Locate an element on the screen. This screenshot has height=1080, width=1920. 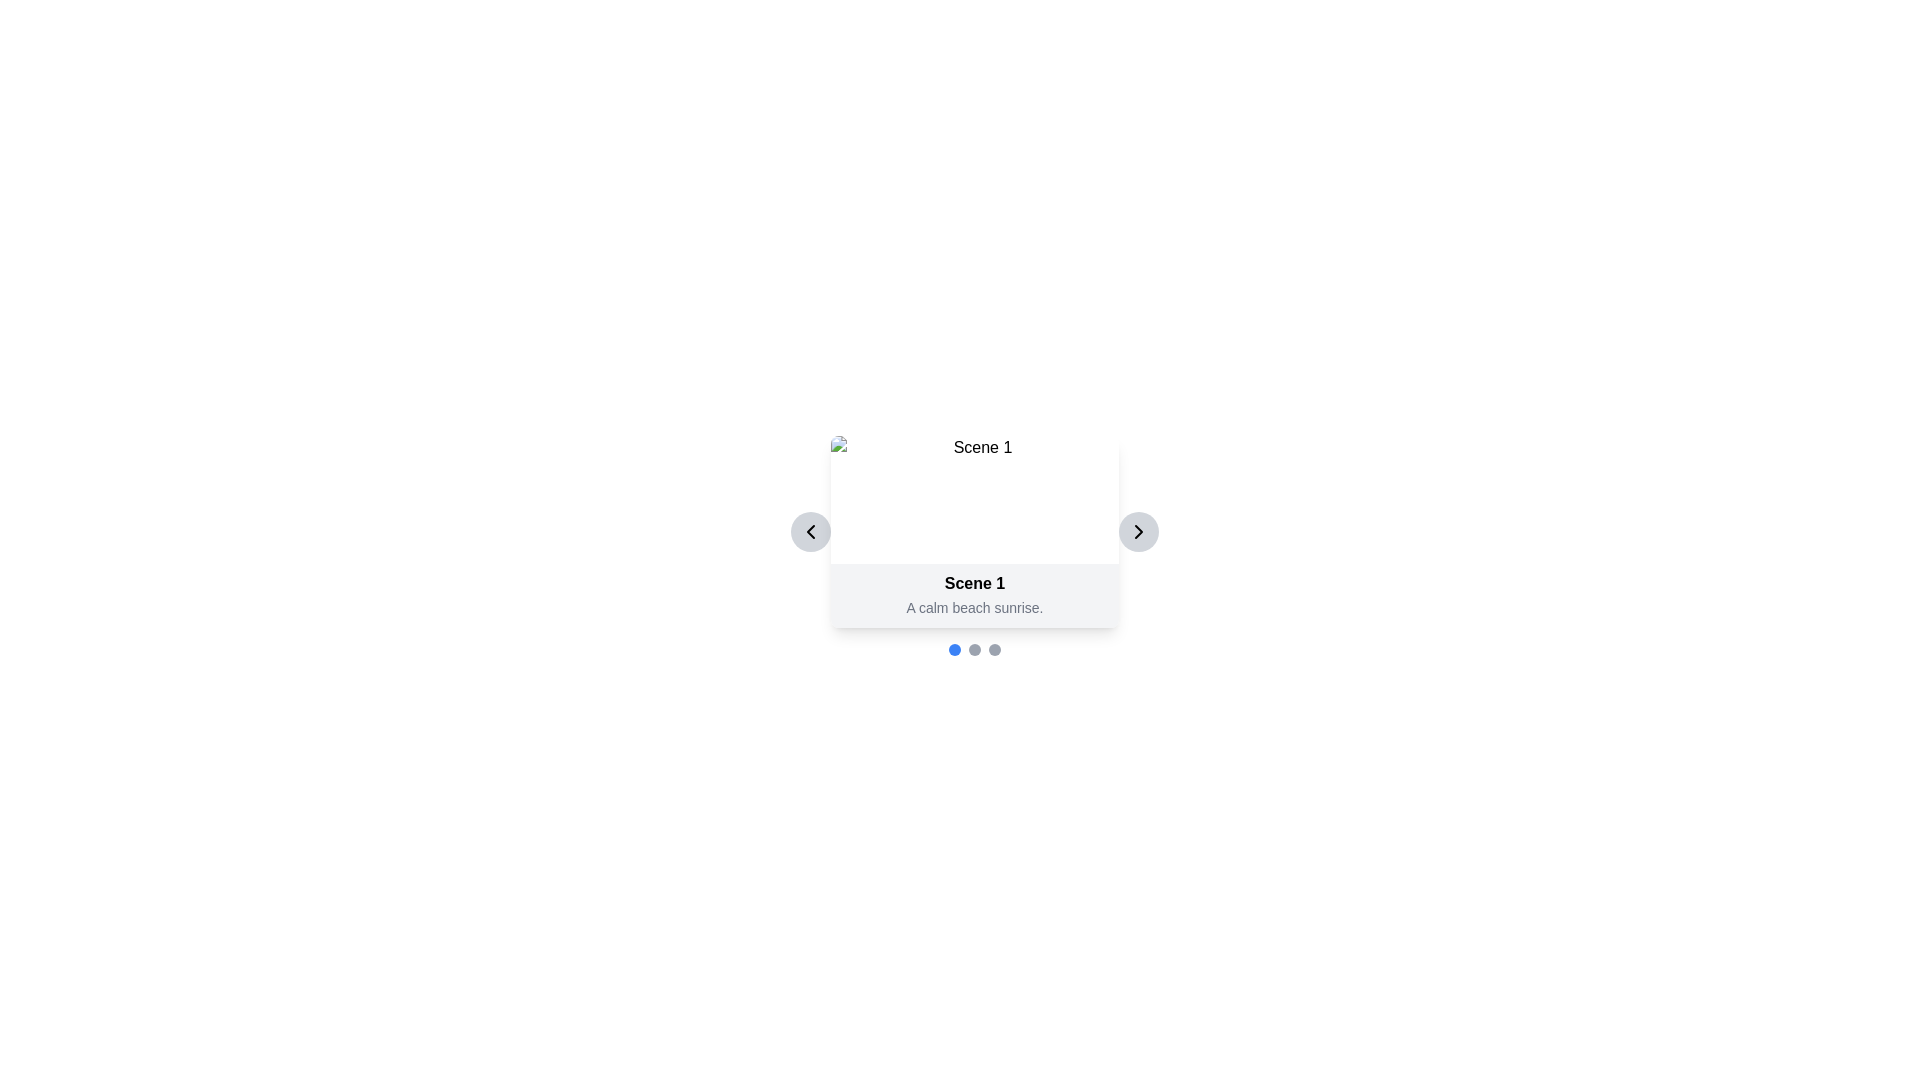
the rightward-pointing chevron icon located within the circular button is located at coordinates (1138, 531).